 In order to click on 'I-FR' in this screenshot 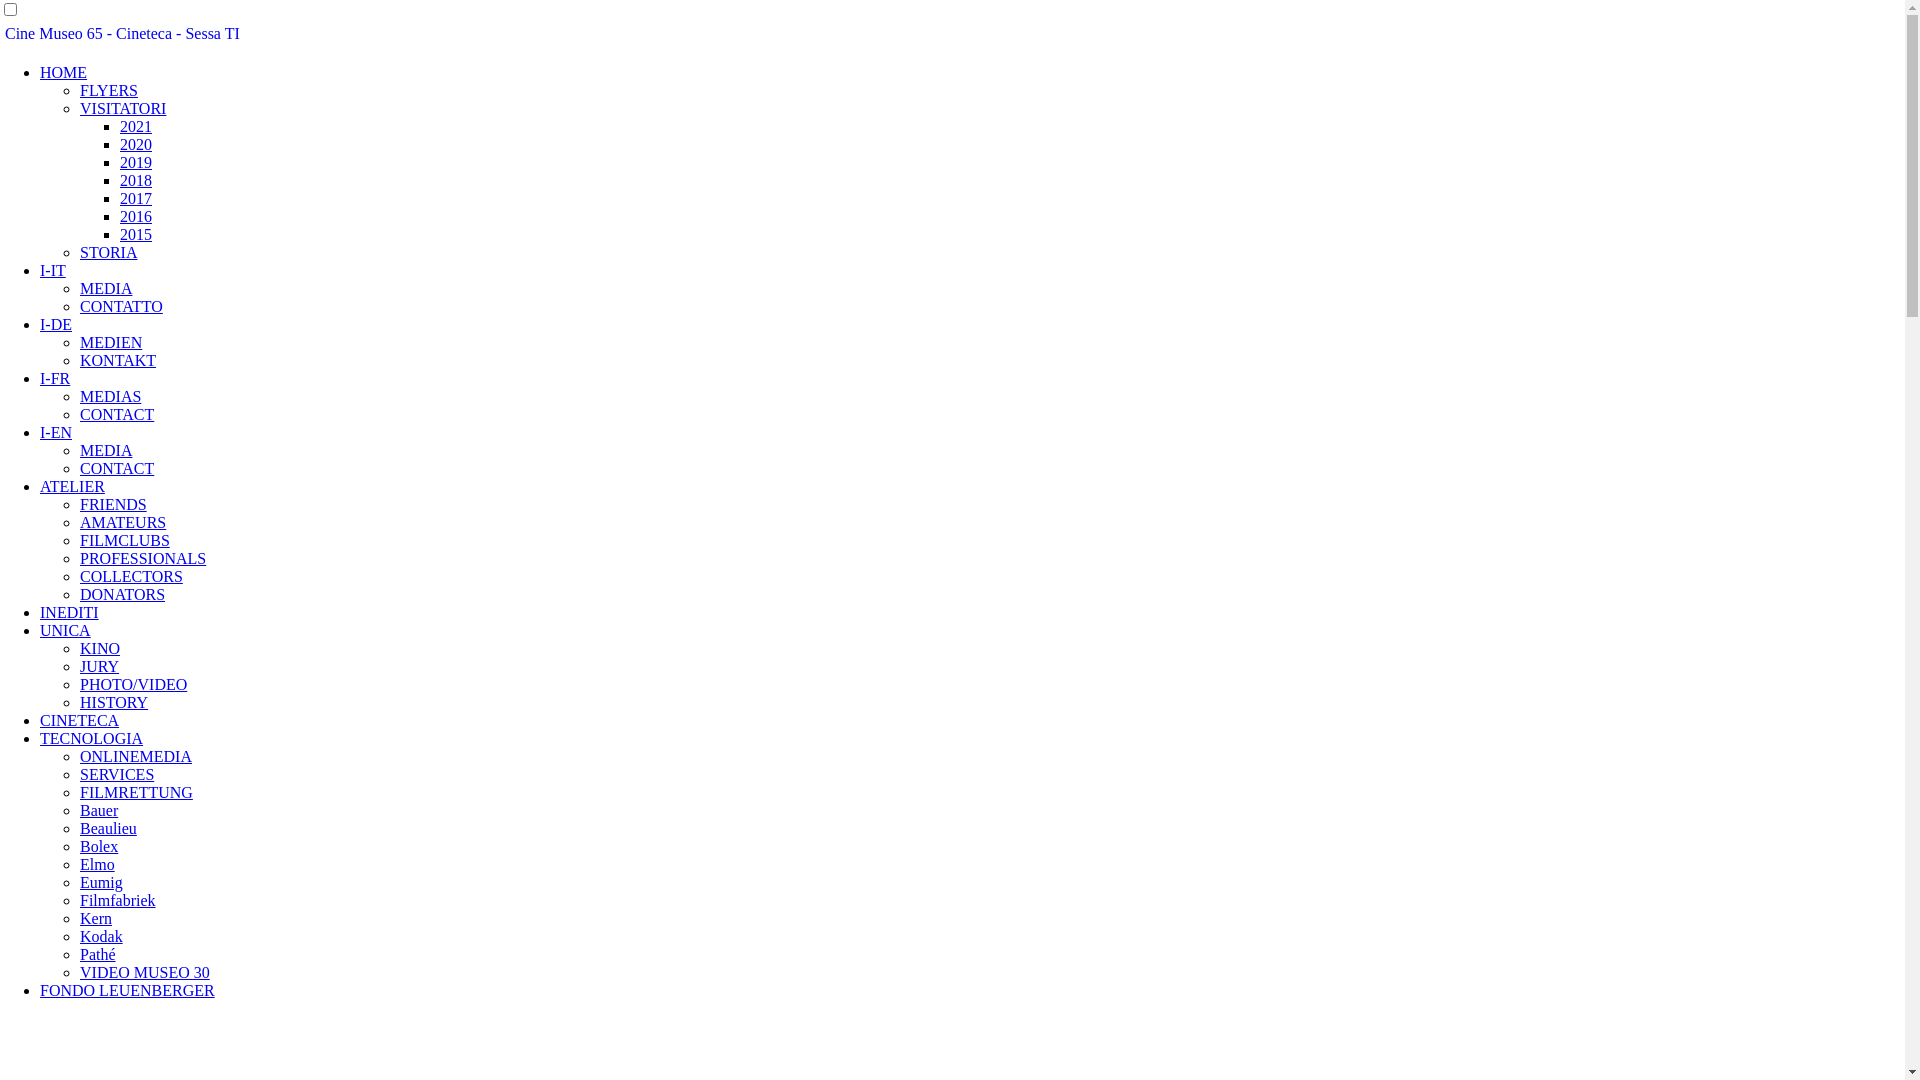, I will do `click(54, 378)`.